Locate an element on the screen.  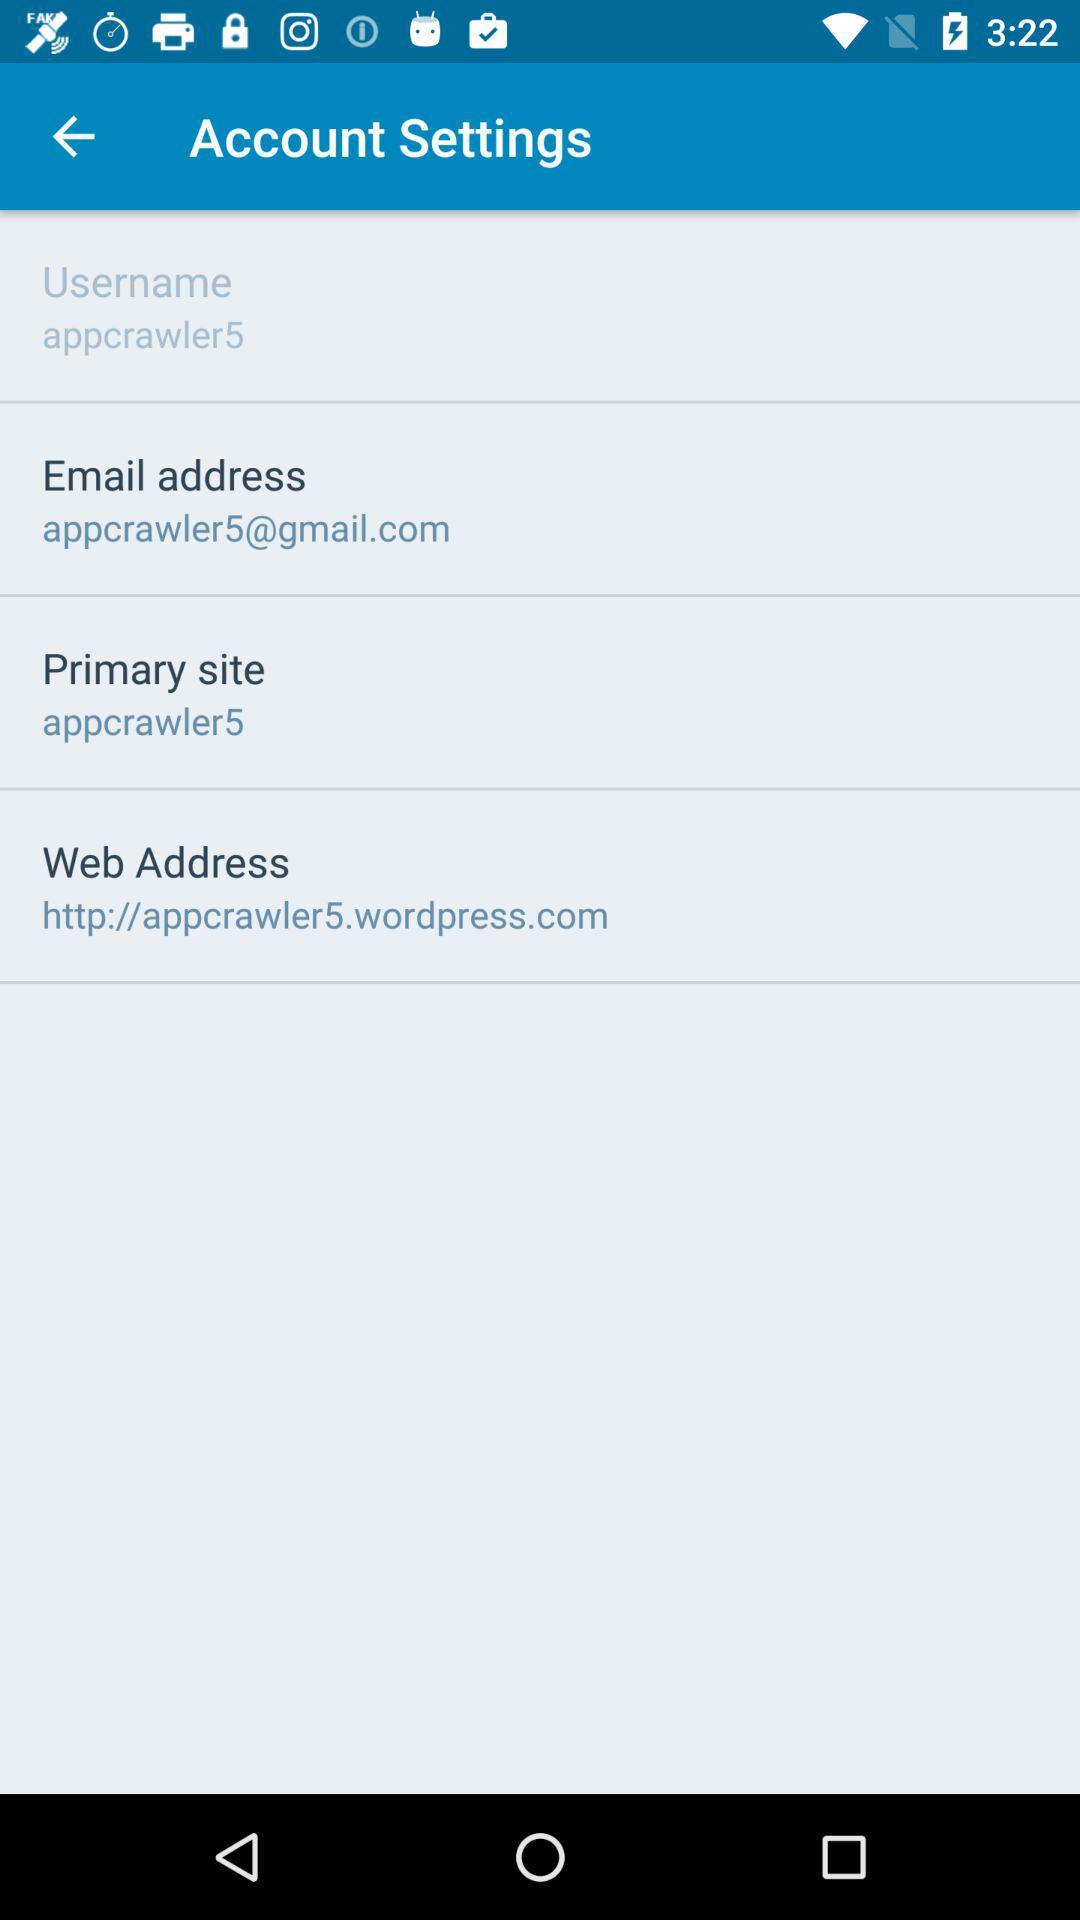
the icon above the appcrawler5 is located at coordinates (152, 667).